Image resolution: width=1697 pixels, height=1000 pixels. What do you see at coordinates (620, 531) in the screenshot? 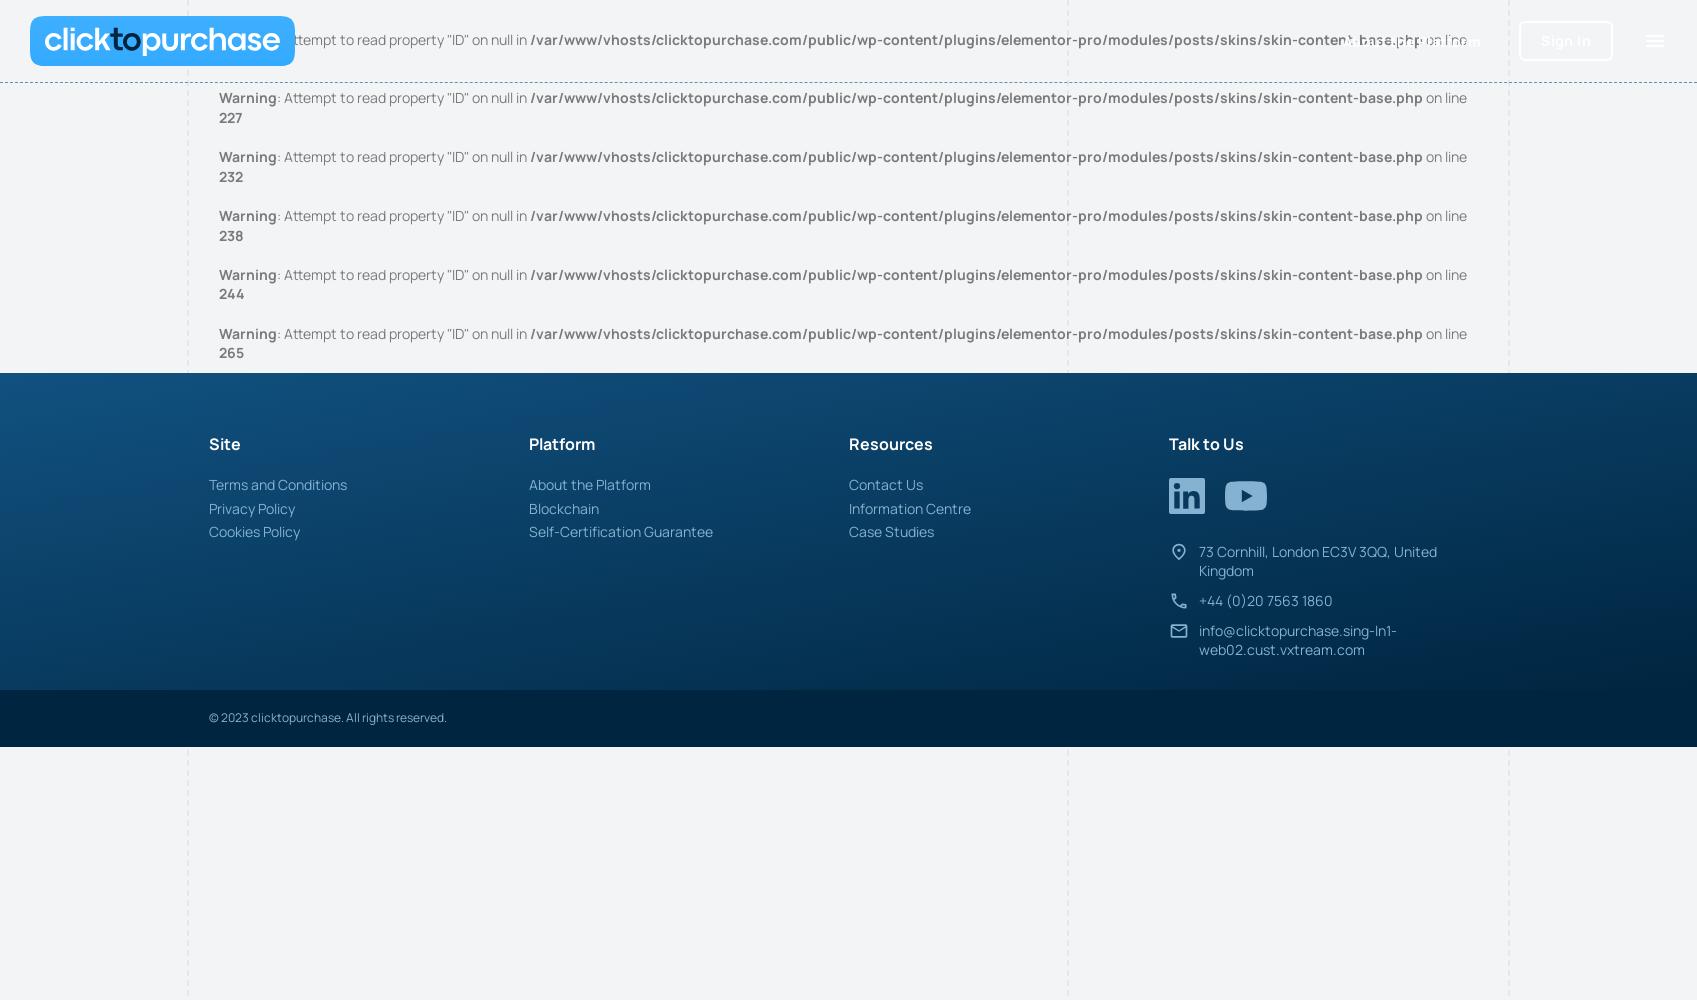
I see `'Self-Certification Guarantee'` at bounding box center [620, 531].